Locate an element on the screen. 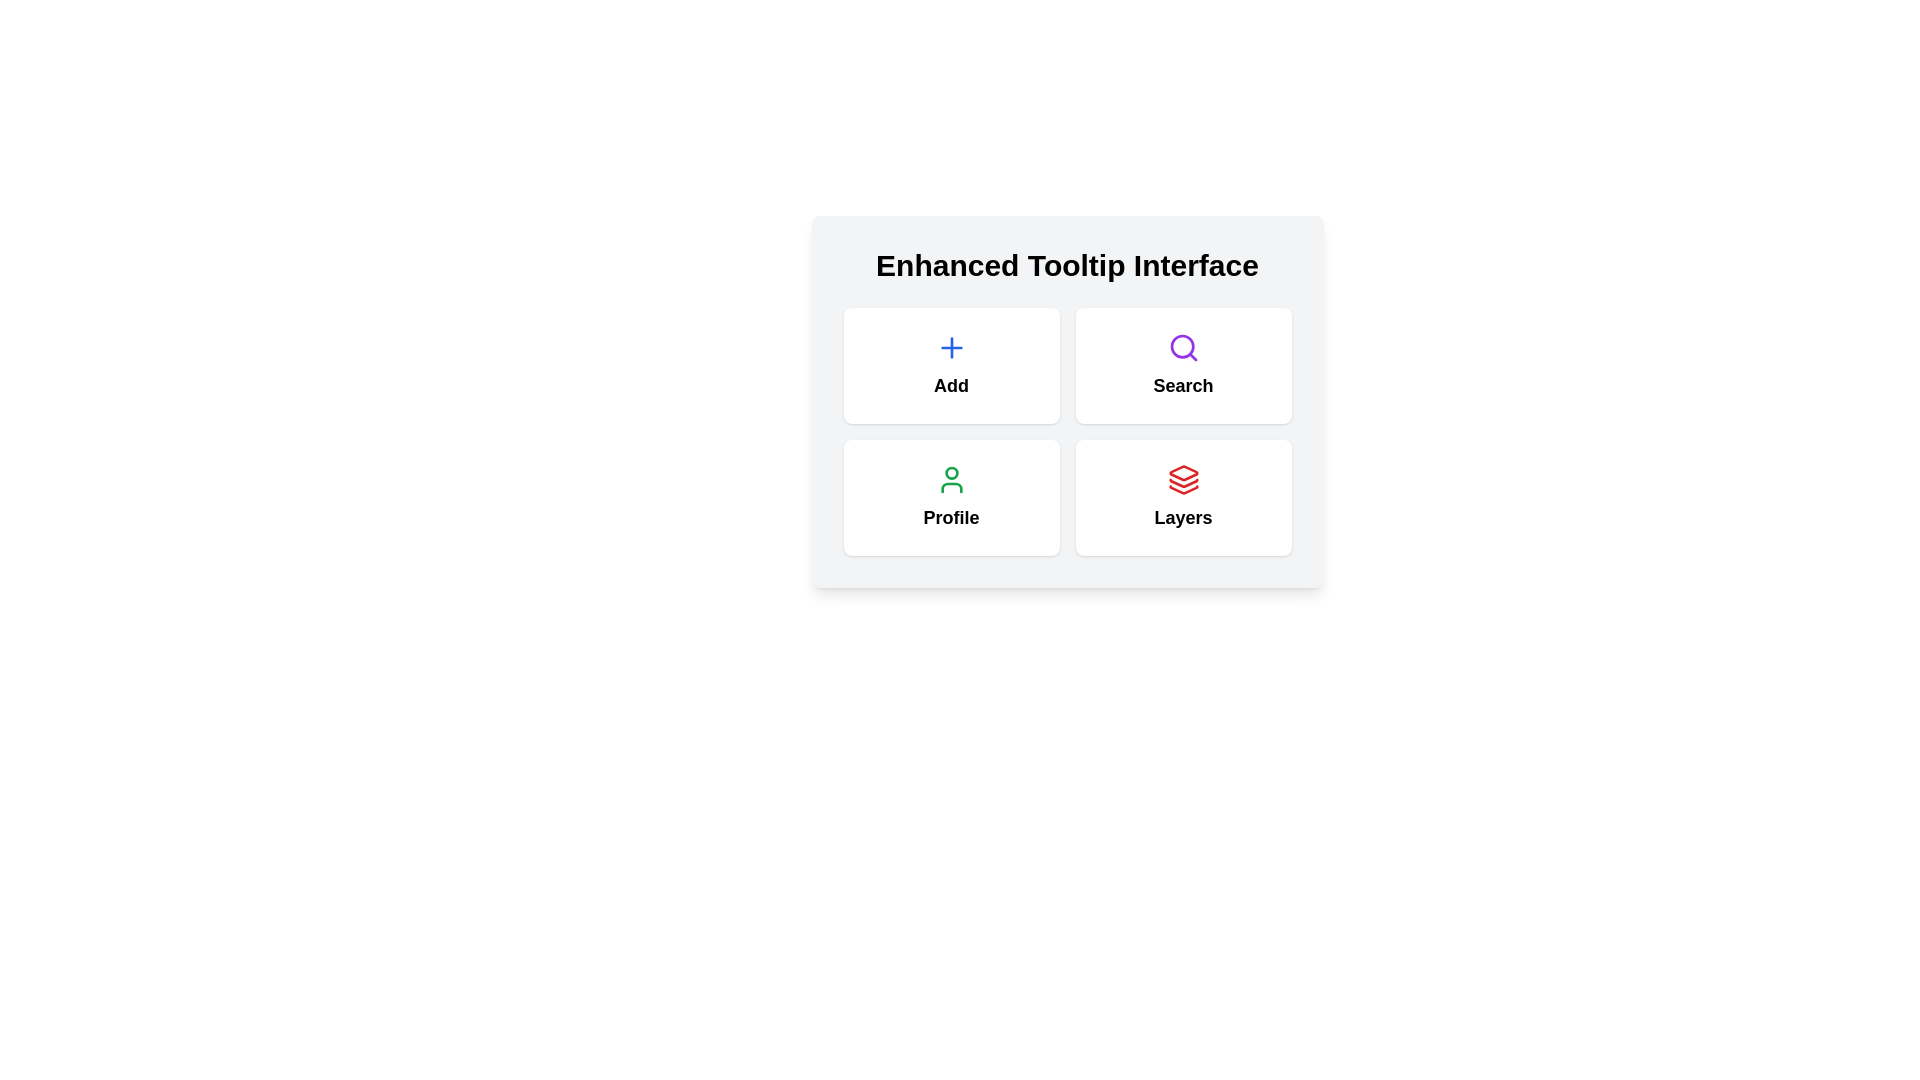 Image resolution: width=1920 pixels, height=1080 pixels. the decorative circular SVG shape of the magnifying glass icon within the 'Search' button located in the top right corner of the interface grid layout is located at coordinates (1182, 345).